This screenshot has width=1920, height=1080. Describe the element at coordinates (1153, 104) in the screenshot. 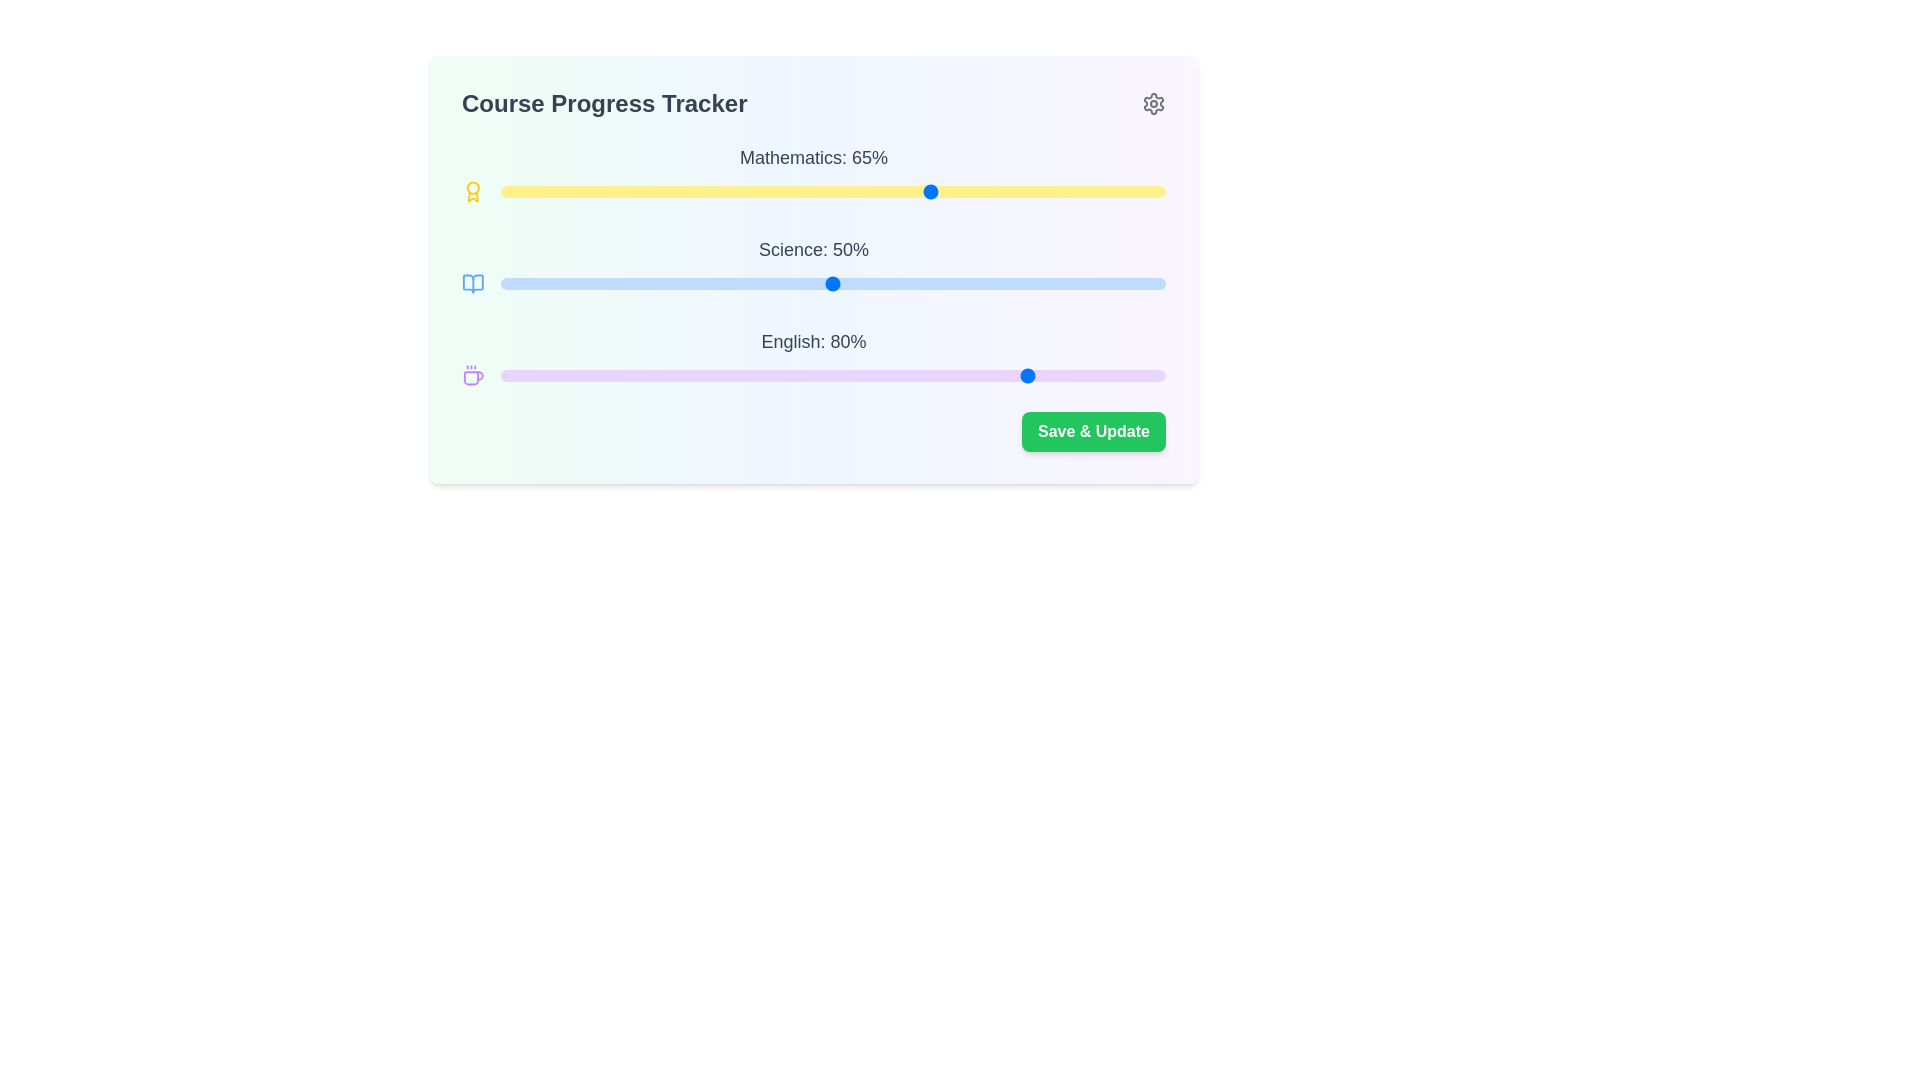

I see `the settings icon for the 'Course Progress Tracker' located at the top-right corner` at that location.